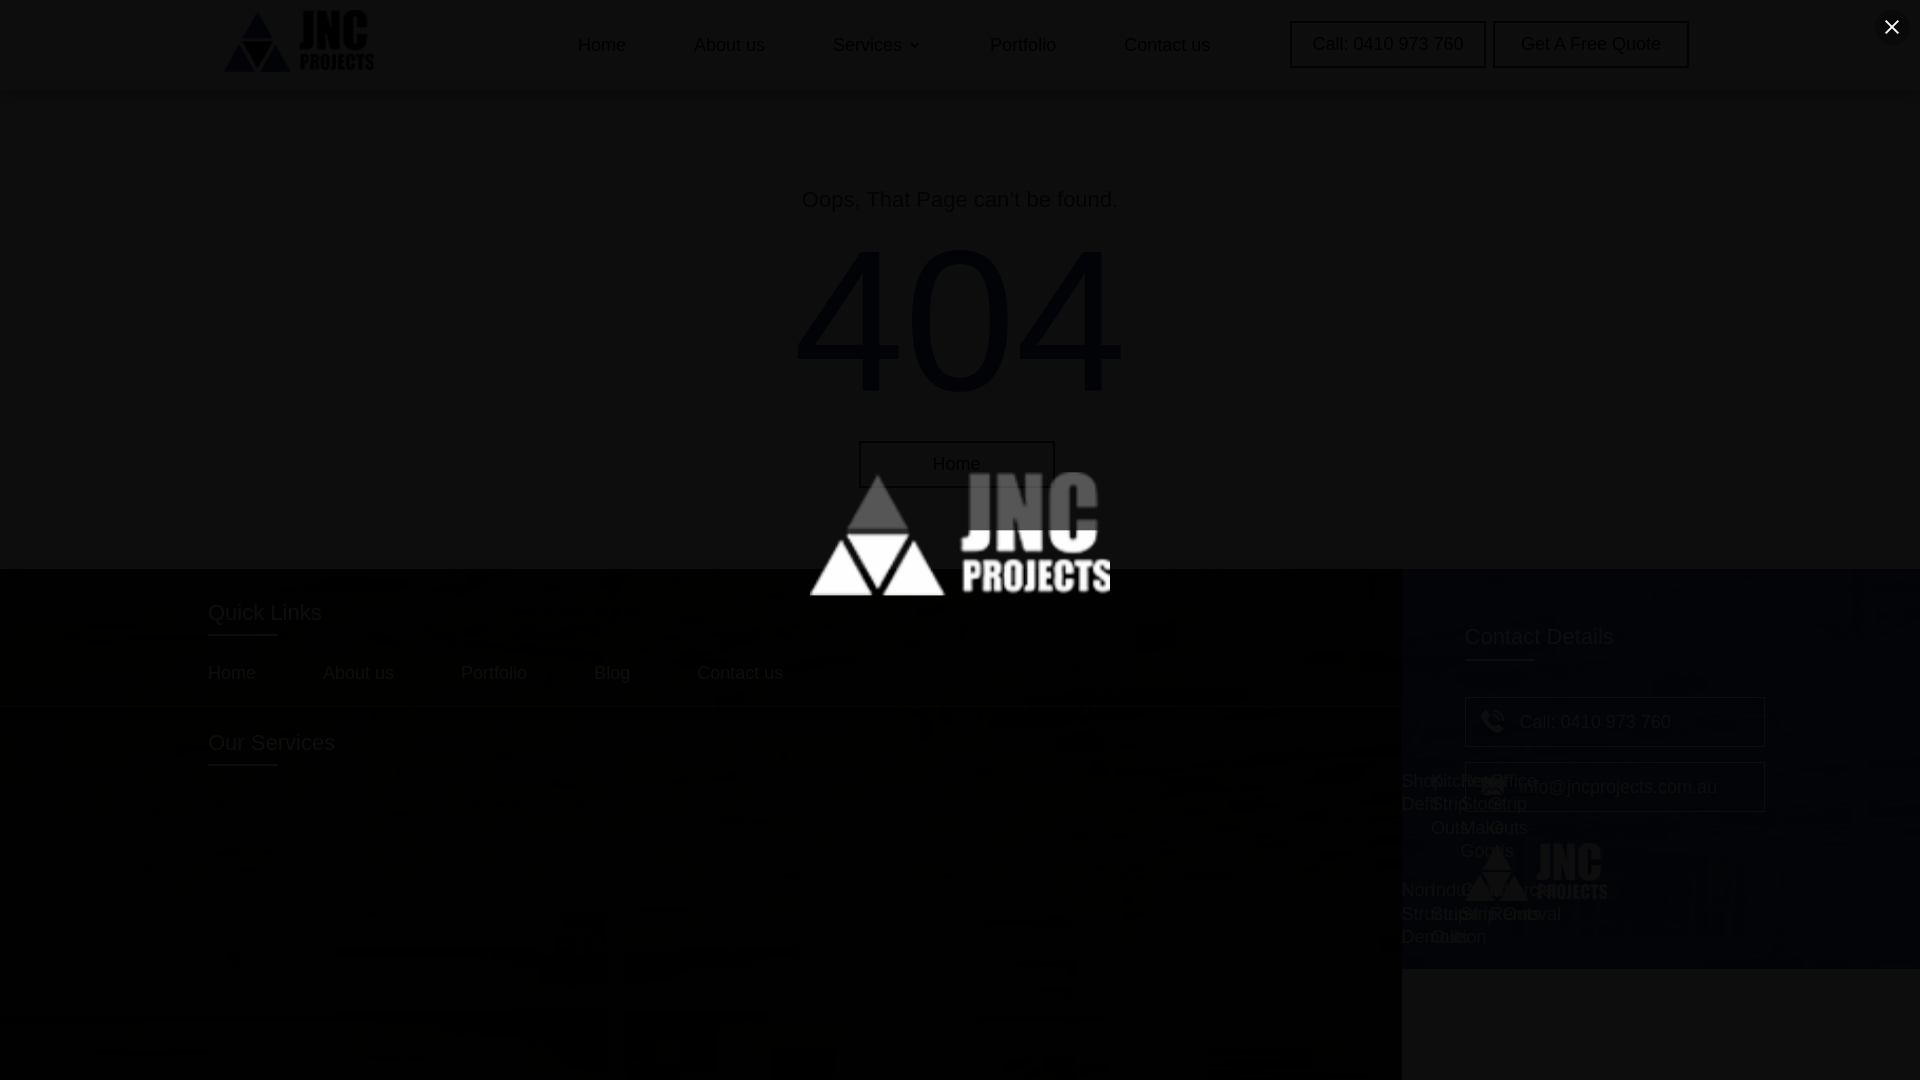 The height and width of the screenshot is (1080, 1920). What do you see at coordinates (459, 672) in the screenshot?
I see `'Portfolio'` at bounding box center [459, 672].